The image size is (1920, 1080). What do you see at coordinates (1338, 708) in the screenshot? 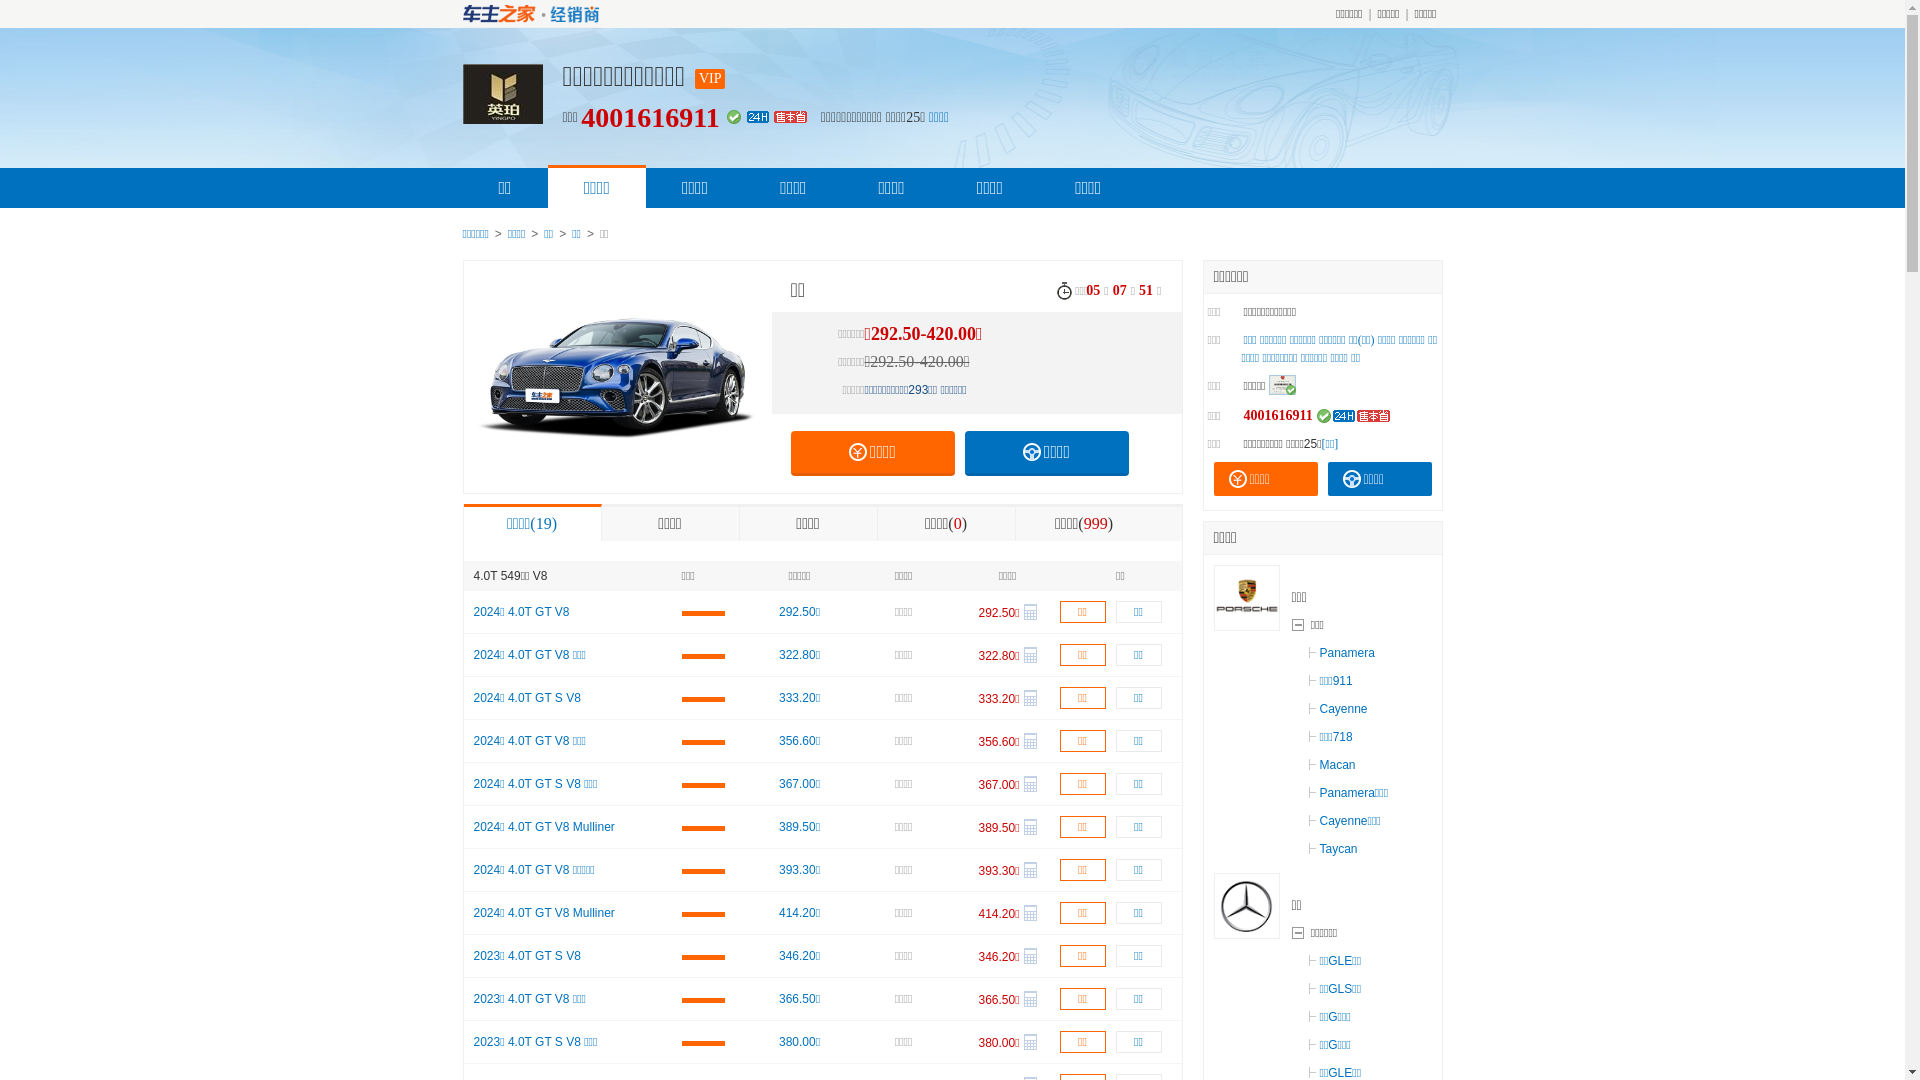
I see `'Cayenne'` at bounding box center [1338, 708].